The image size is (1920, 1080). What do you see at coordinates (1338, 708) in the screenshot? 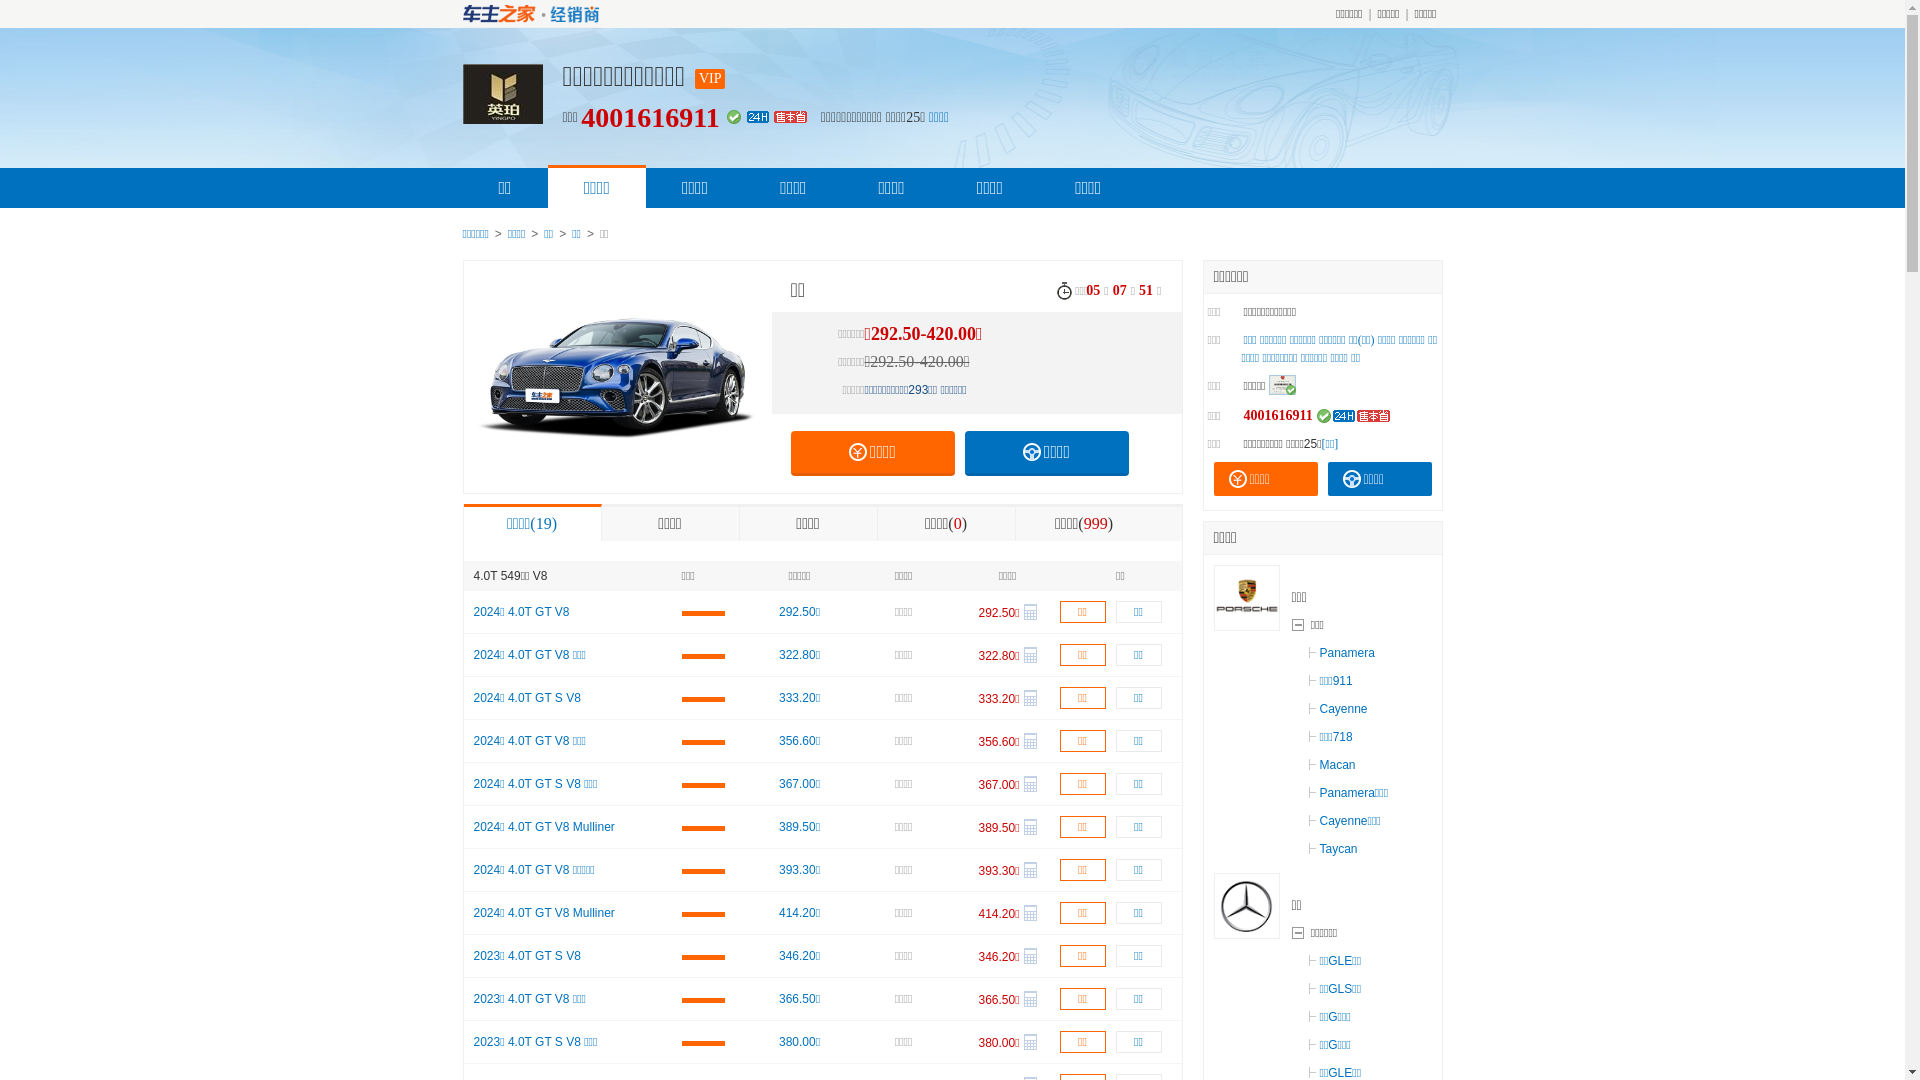
I see `'Cayenne'` at bounding box center [1338, 708].